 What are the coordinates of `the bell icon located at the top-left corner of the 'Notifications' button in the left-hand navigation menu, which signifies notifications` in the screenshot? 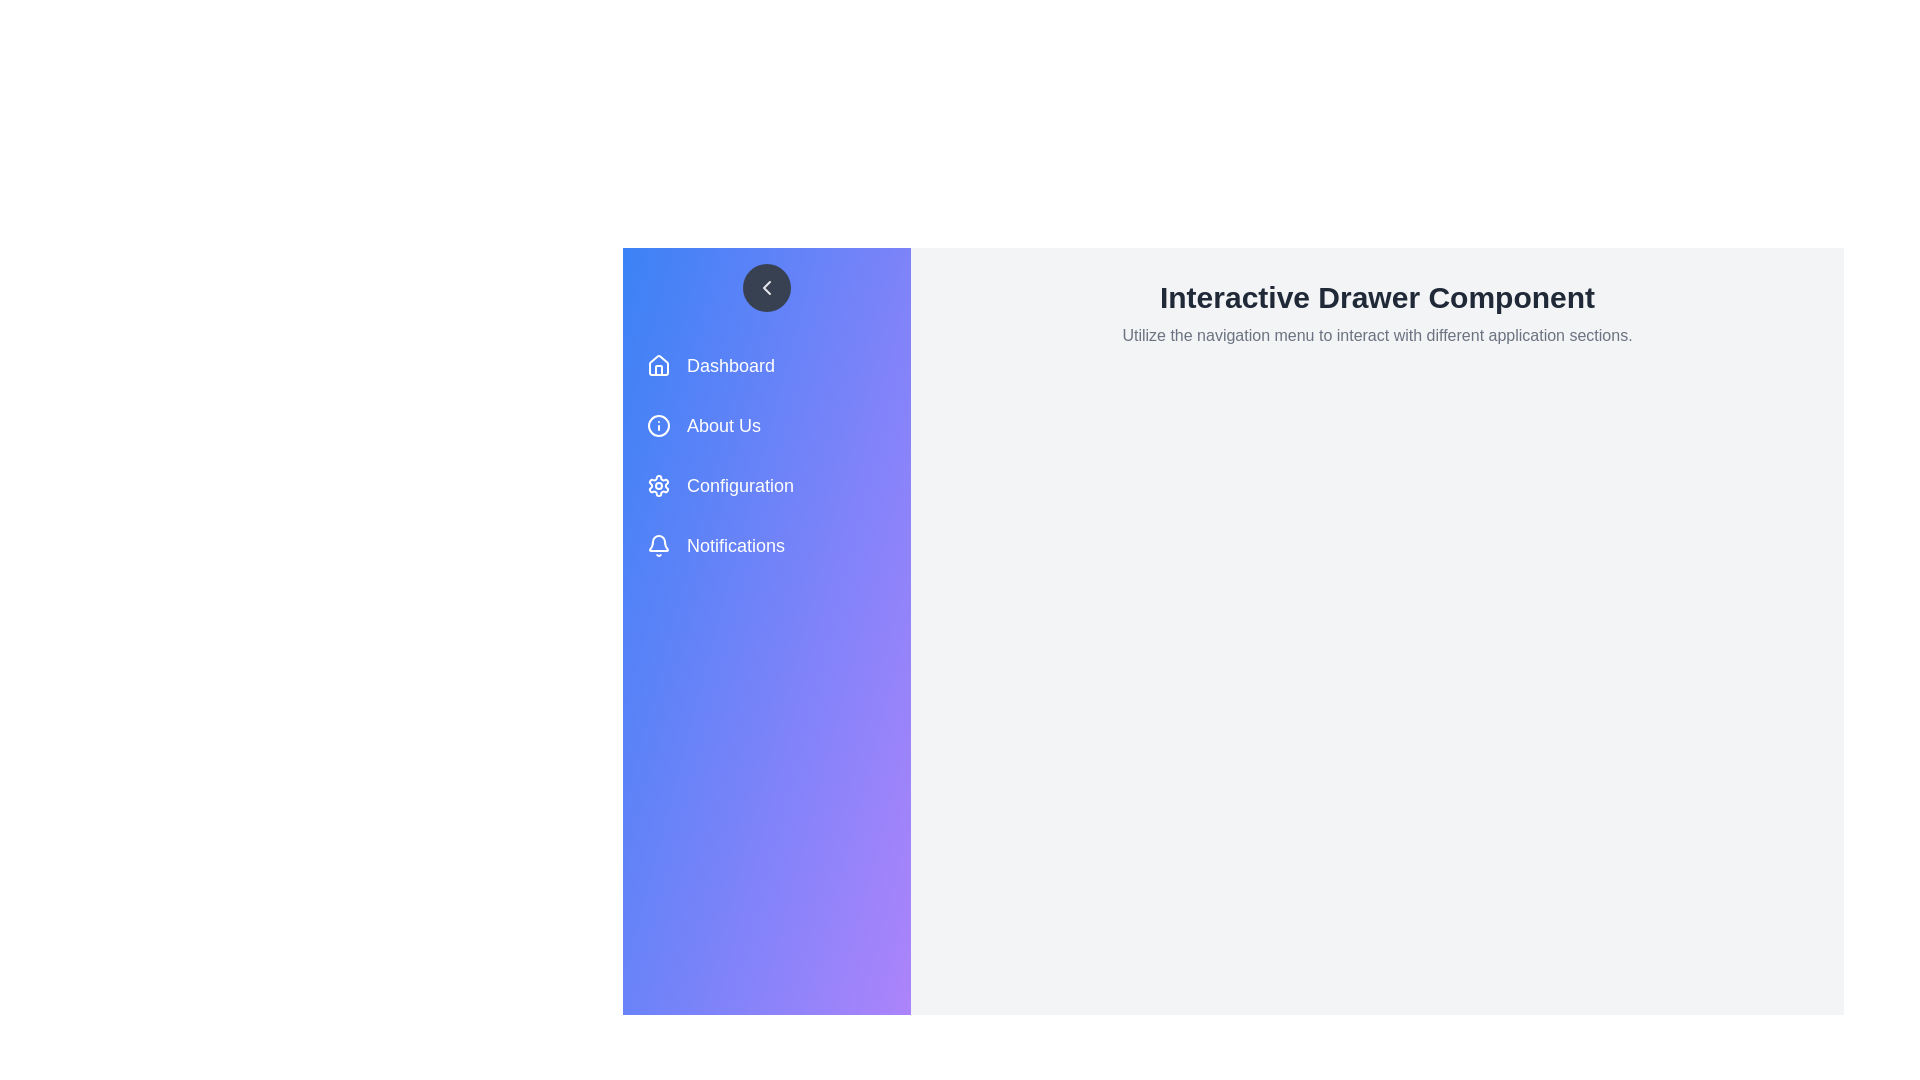 It's located at (658, 546).